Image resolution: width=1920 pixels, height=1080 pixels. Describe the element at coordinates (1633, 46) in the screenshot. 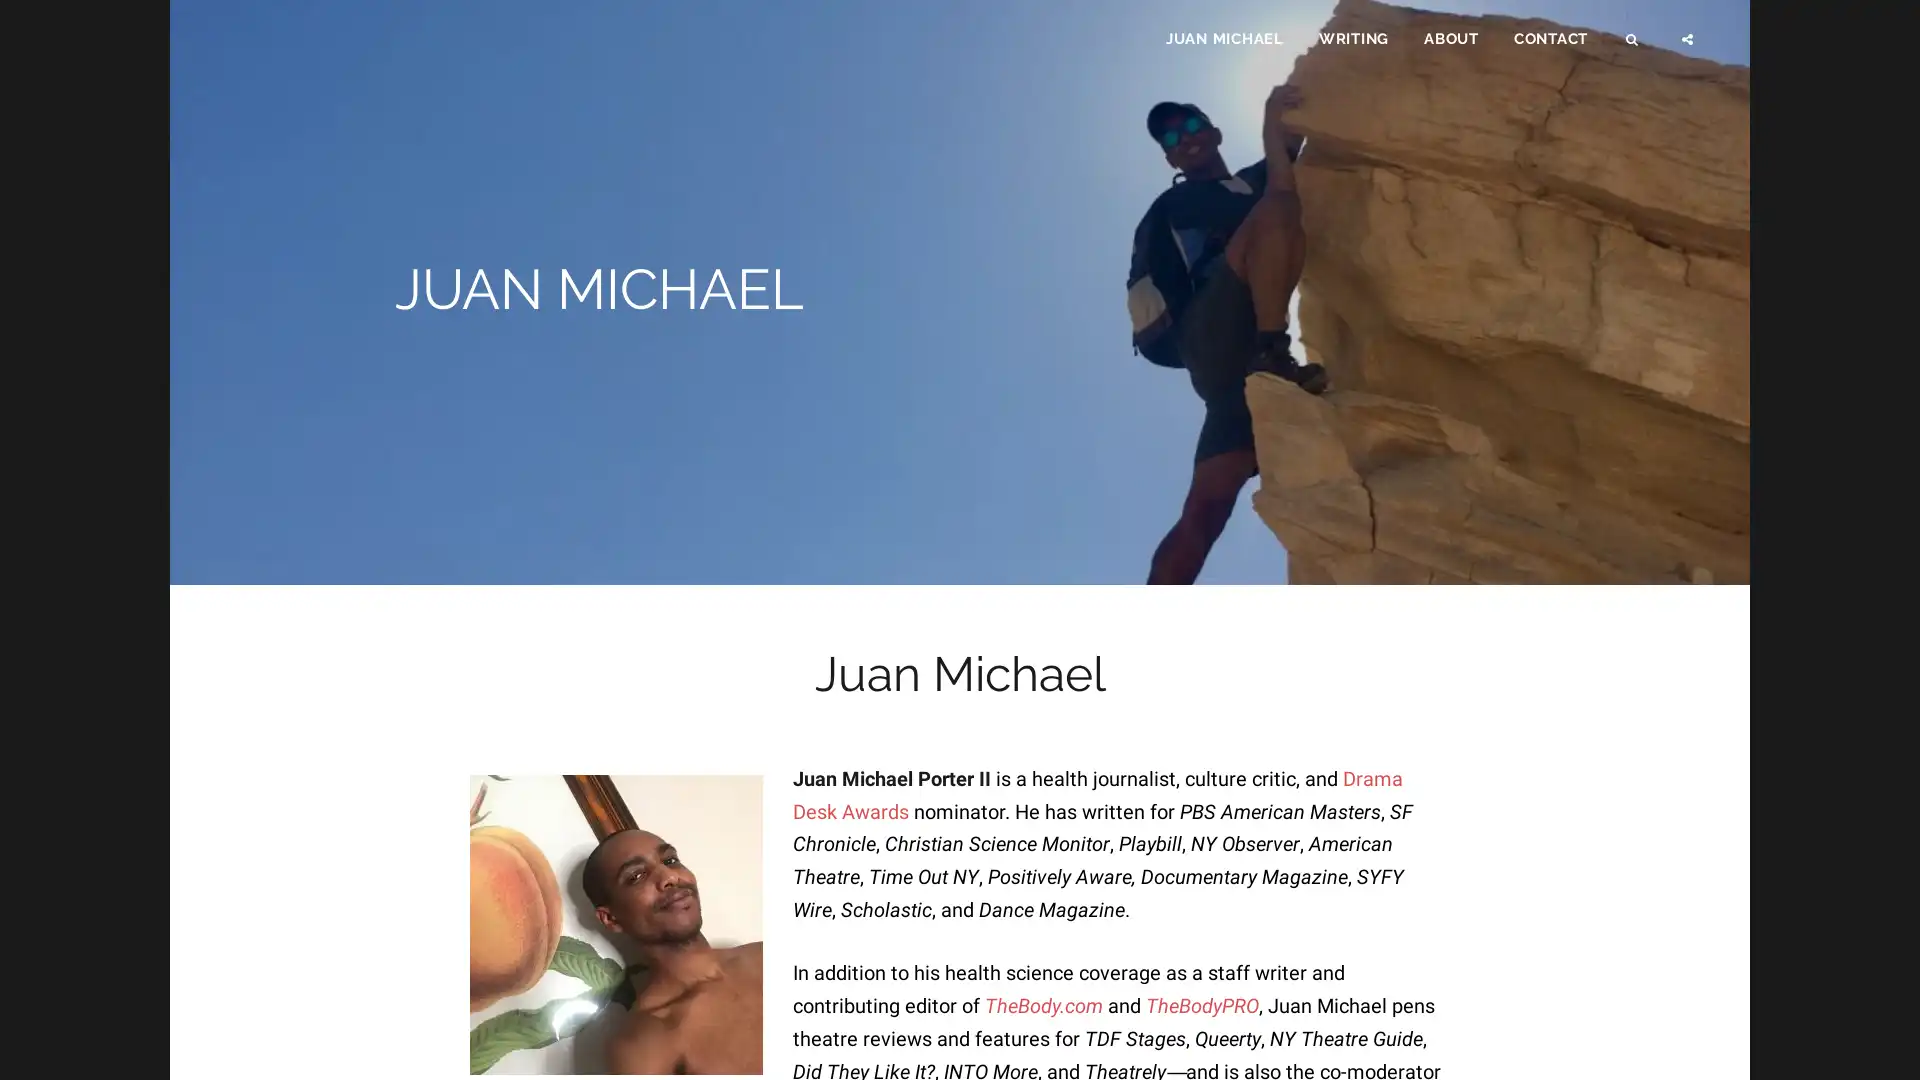

I see `SEARCH` at that location.